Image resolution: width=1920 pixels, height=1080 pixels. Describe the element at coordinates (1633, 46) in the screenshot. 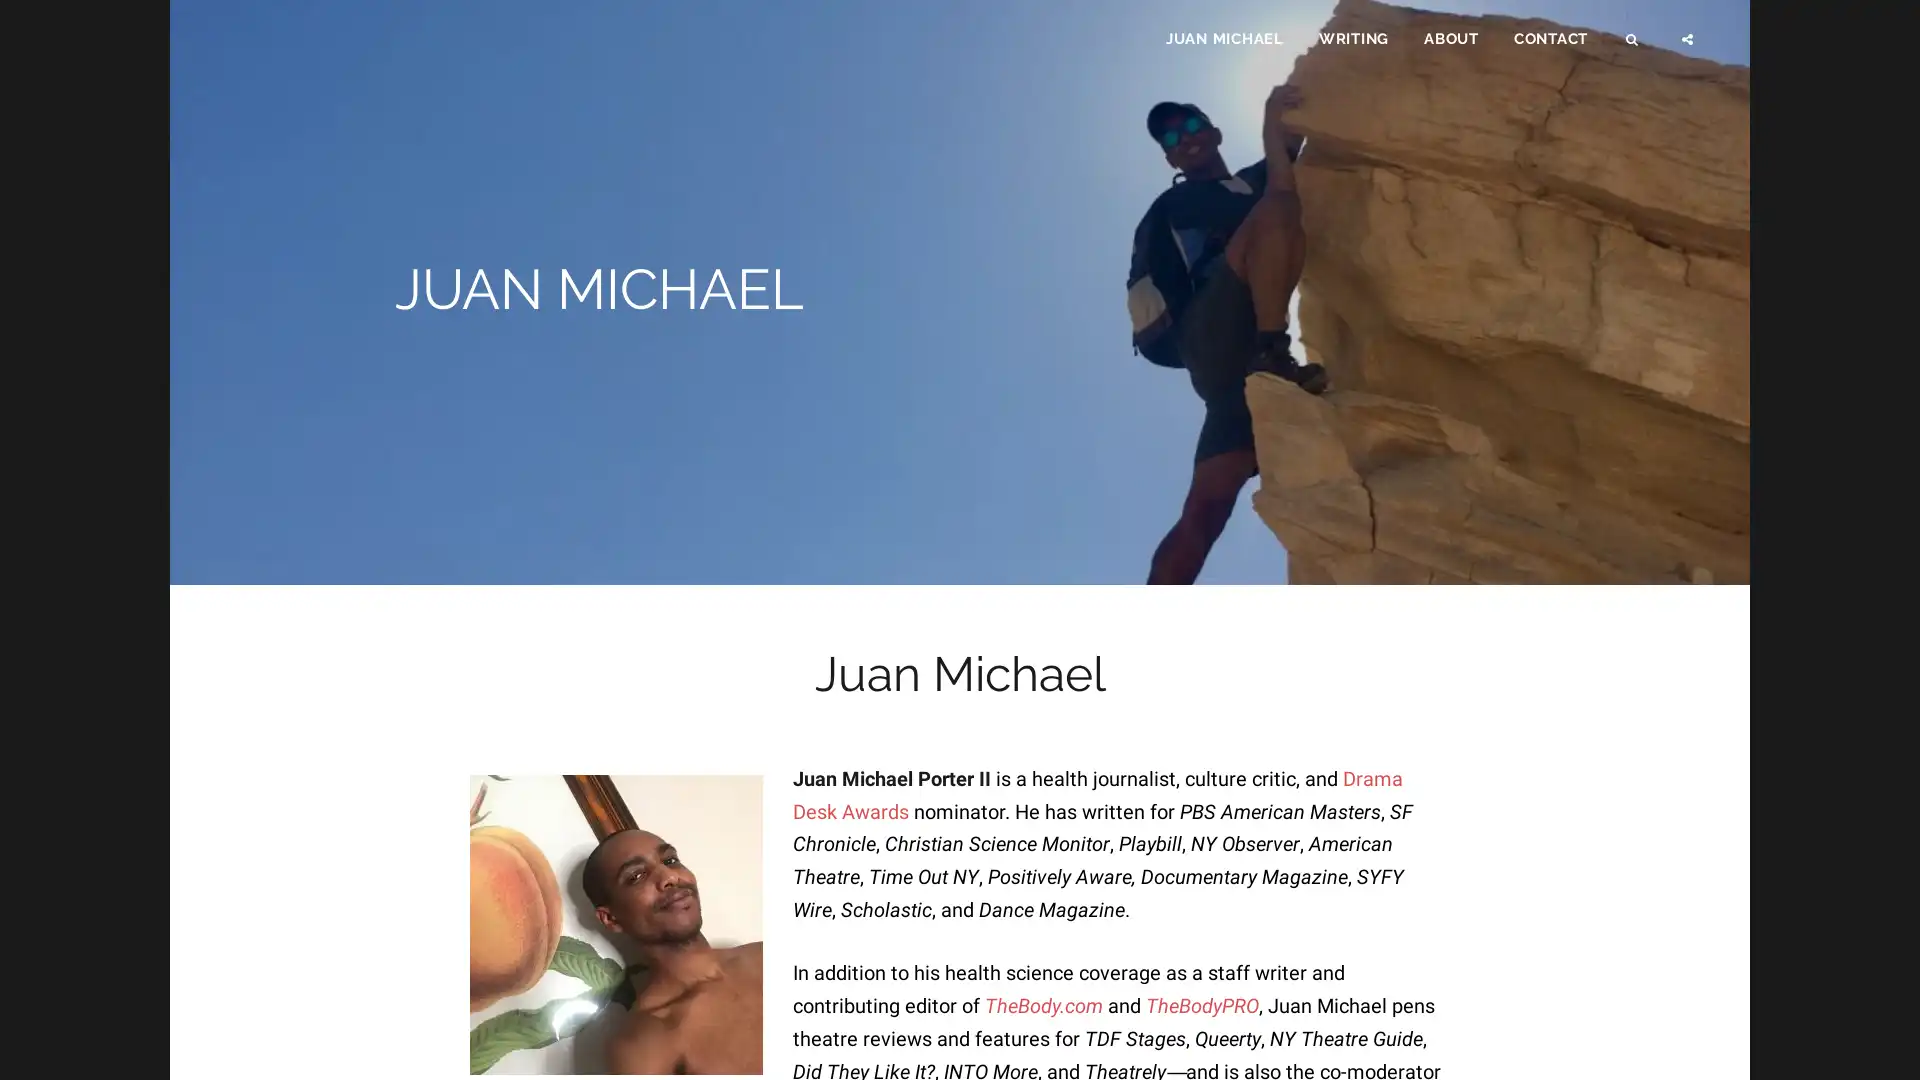

I see `SEARCH` at that location.